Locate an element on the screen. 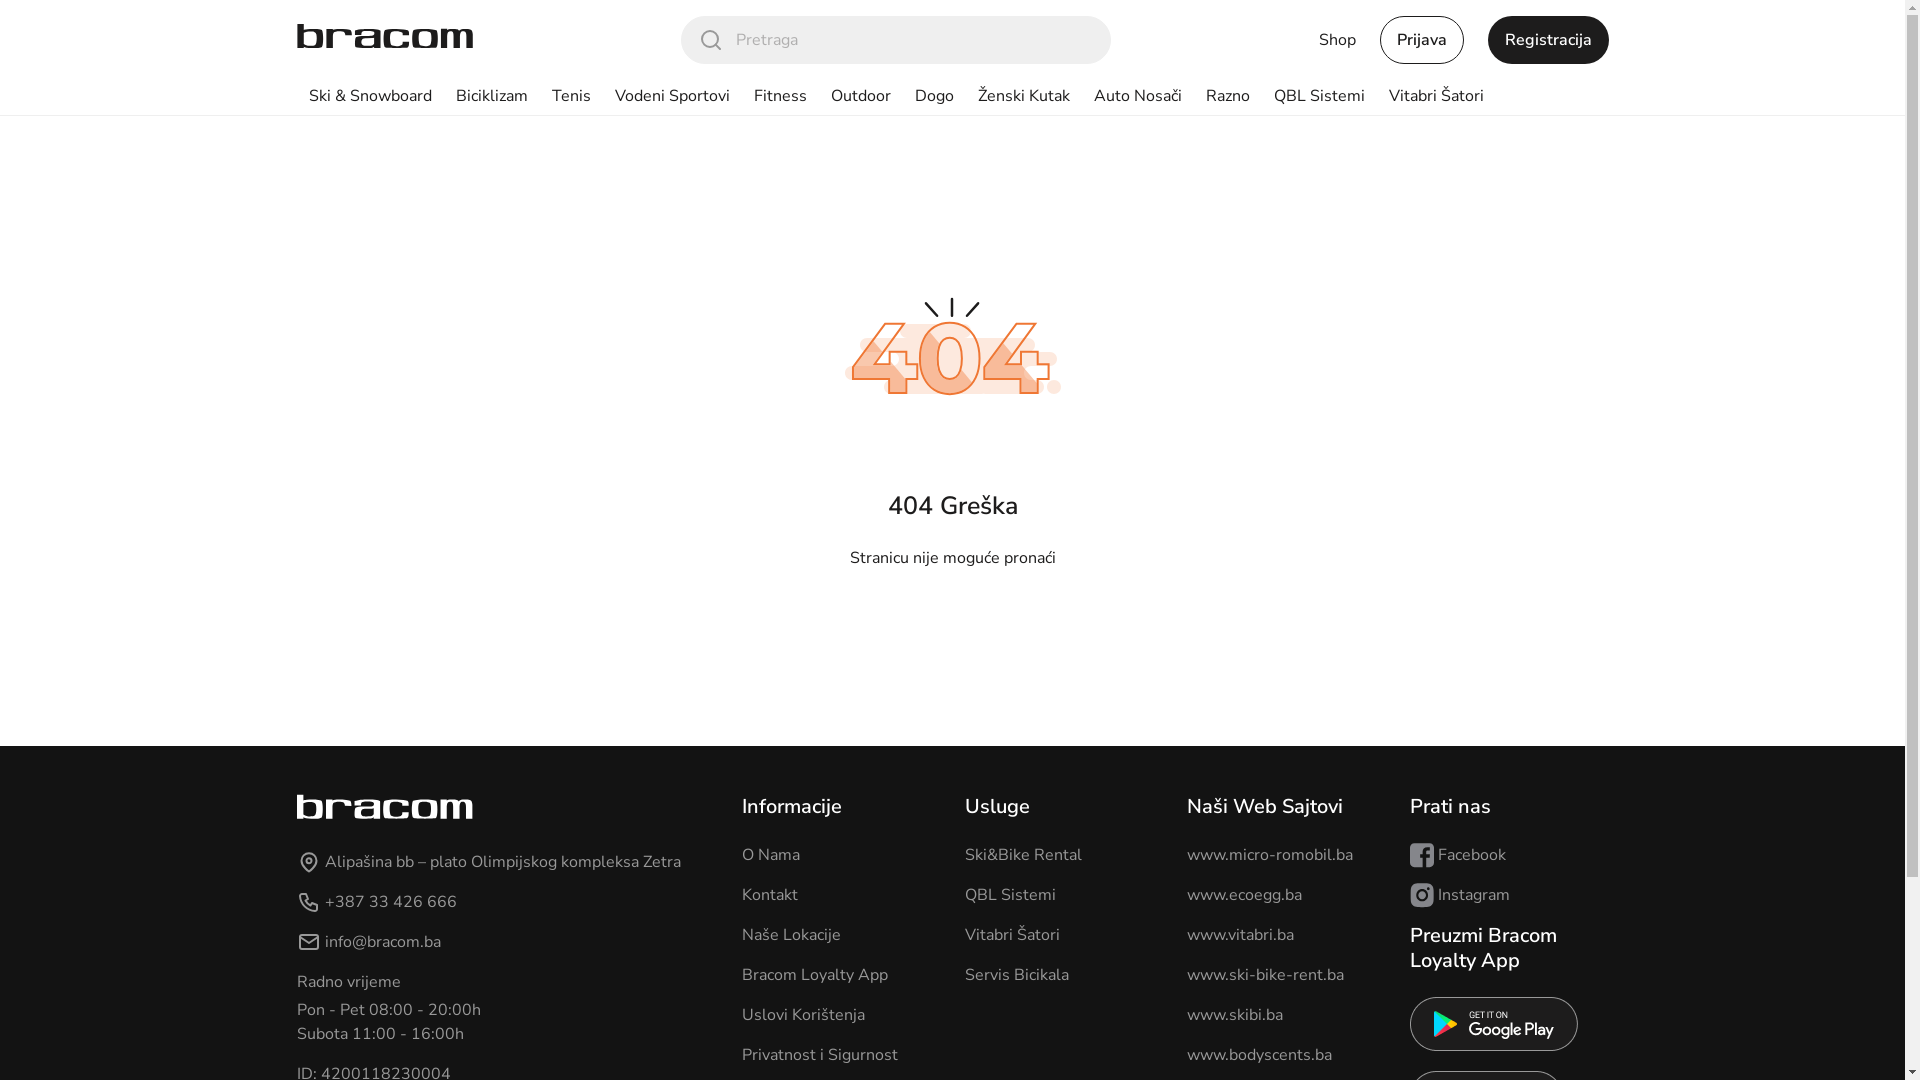 This screenshot has width=1920, height=1080. 'QBL Sistemi' is located at coordinates (1009, 893).